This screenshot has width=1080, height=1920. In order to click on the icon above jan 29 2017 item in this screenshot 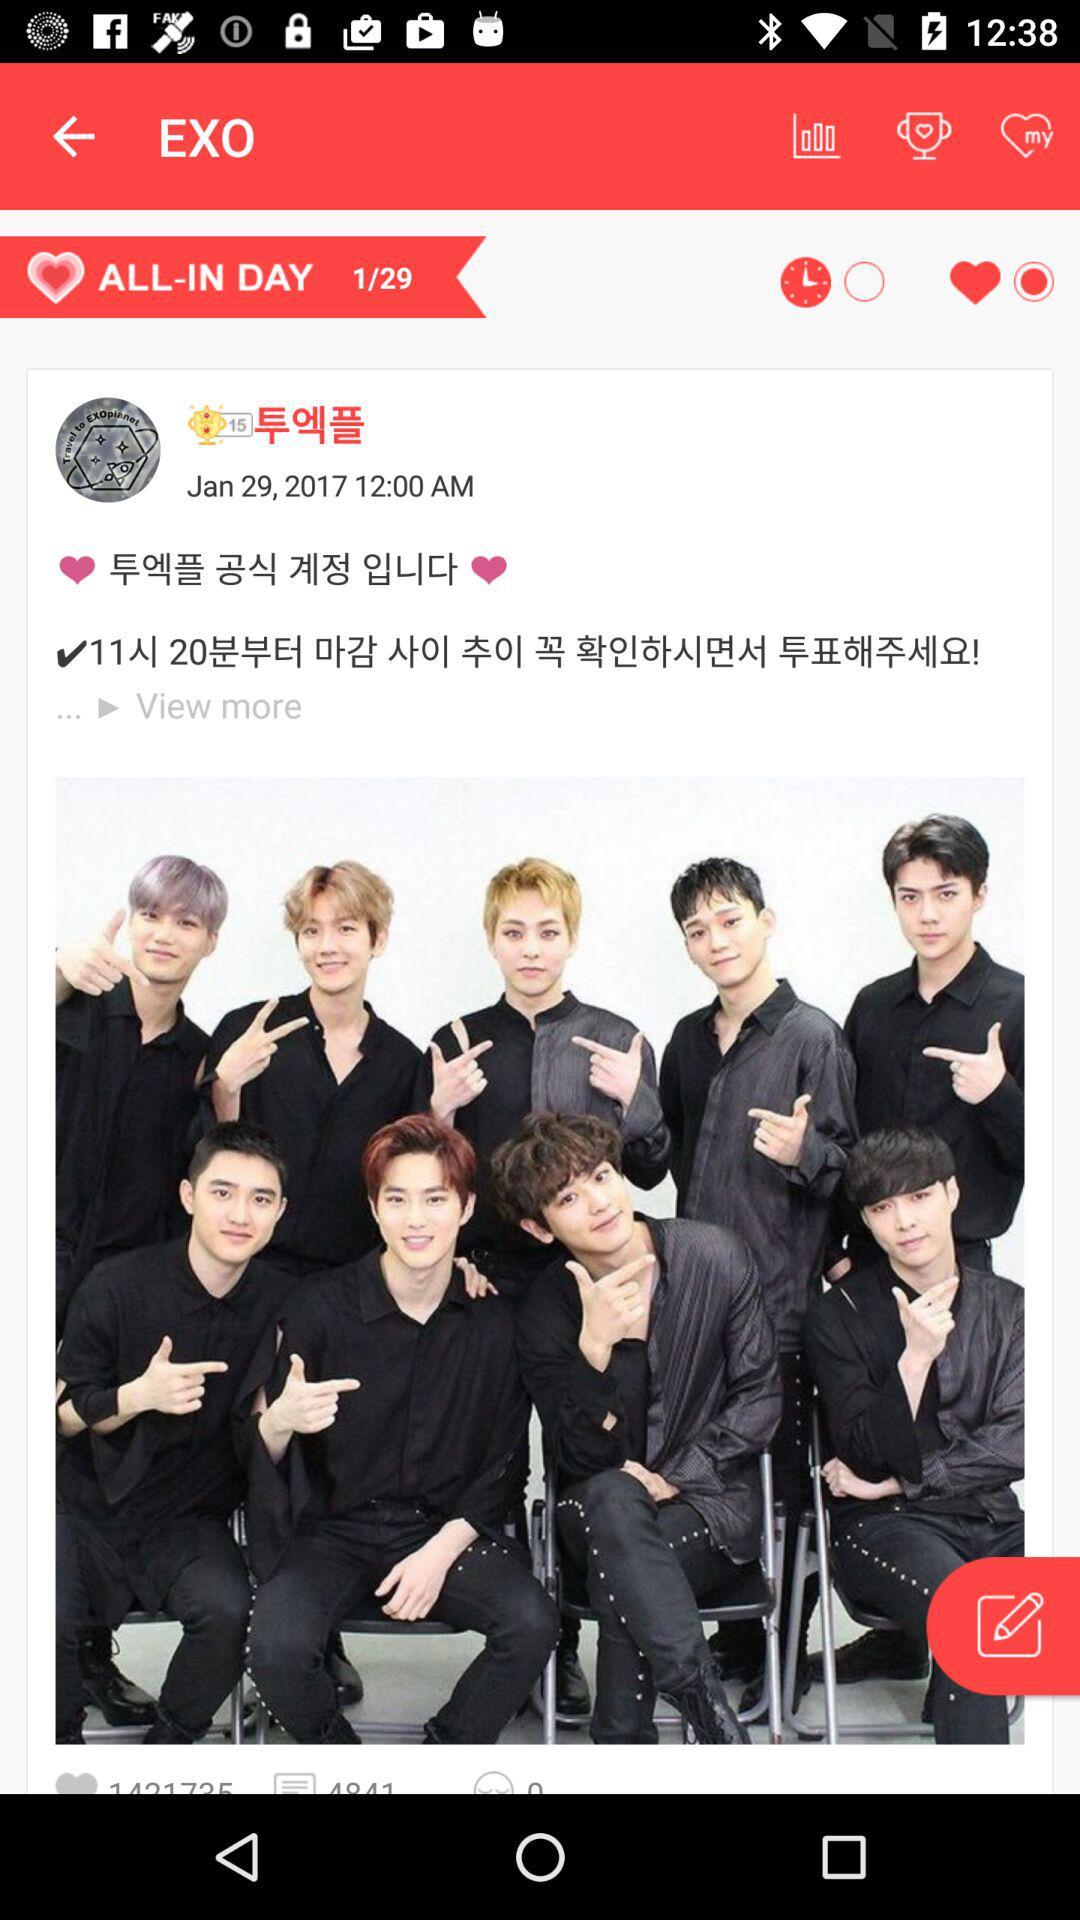, I will do `click(219, 423)`.